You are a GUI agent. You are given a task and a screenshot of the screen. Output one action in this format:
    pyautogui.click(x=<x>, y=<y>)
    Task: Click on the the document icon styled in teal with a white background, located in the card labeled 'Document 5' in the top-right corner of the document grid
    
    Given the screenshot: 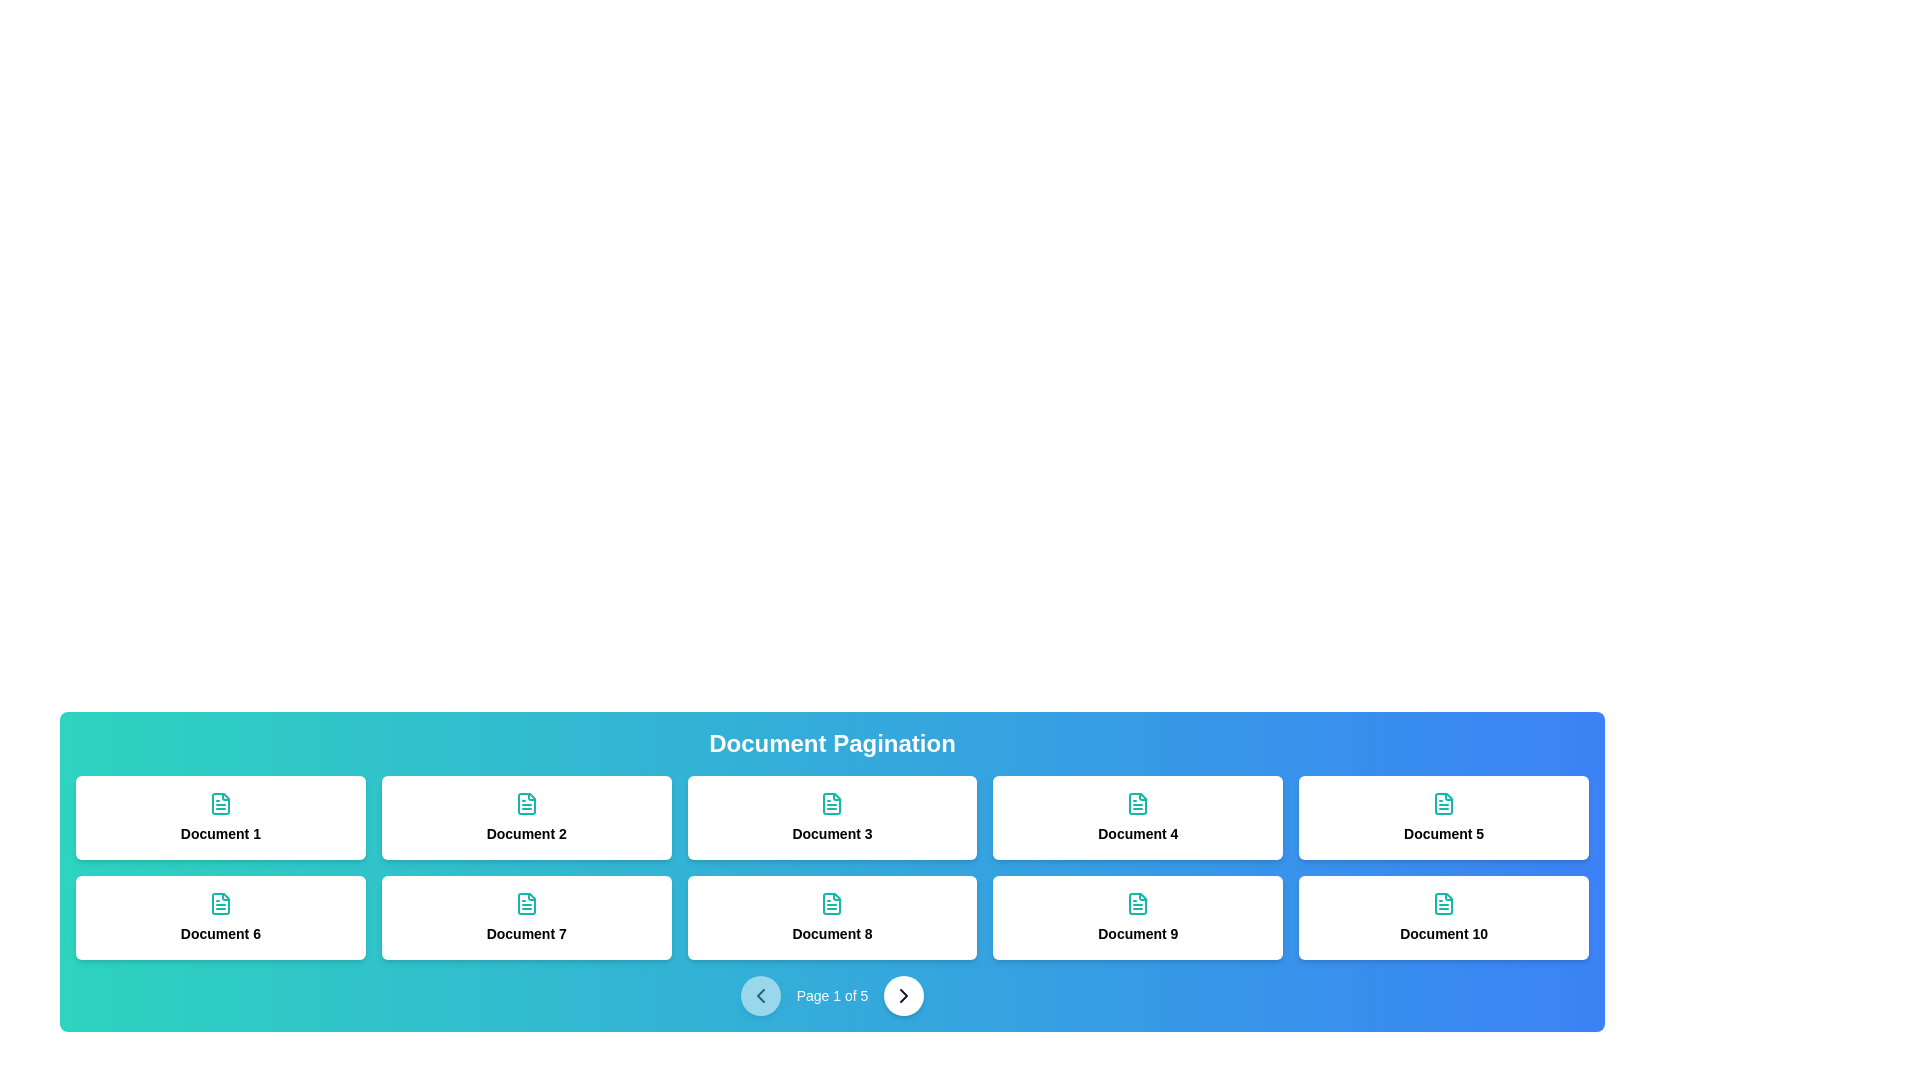 What is the action you would take?
    pyautogui.click(x=1444, y=802)
    